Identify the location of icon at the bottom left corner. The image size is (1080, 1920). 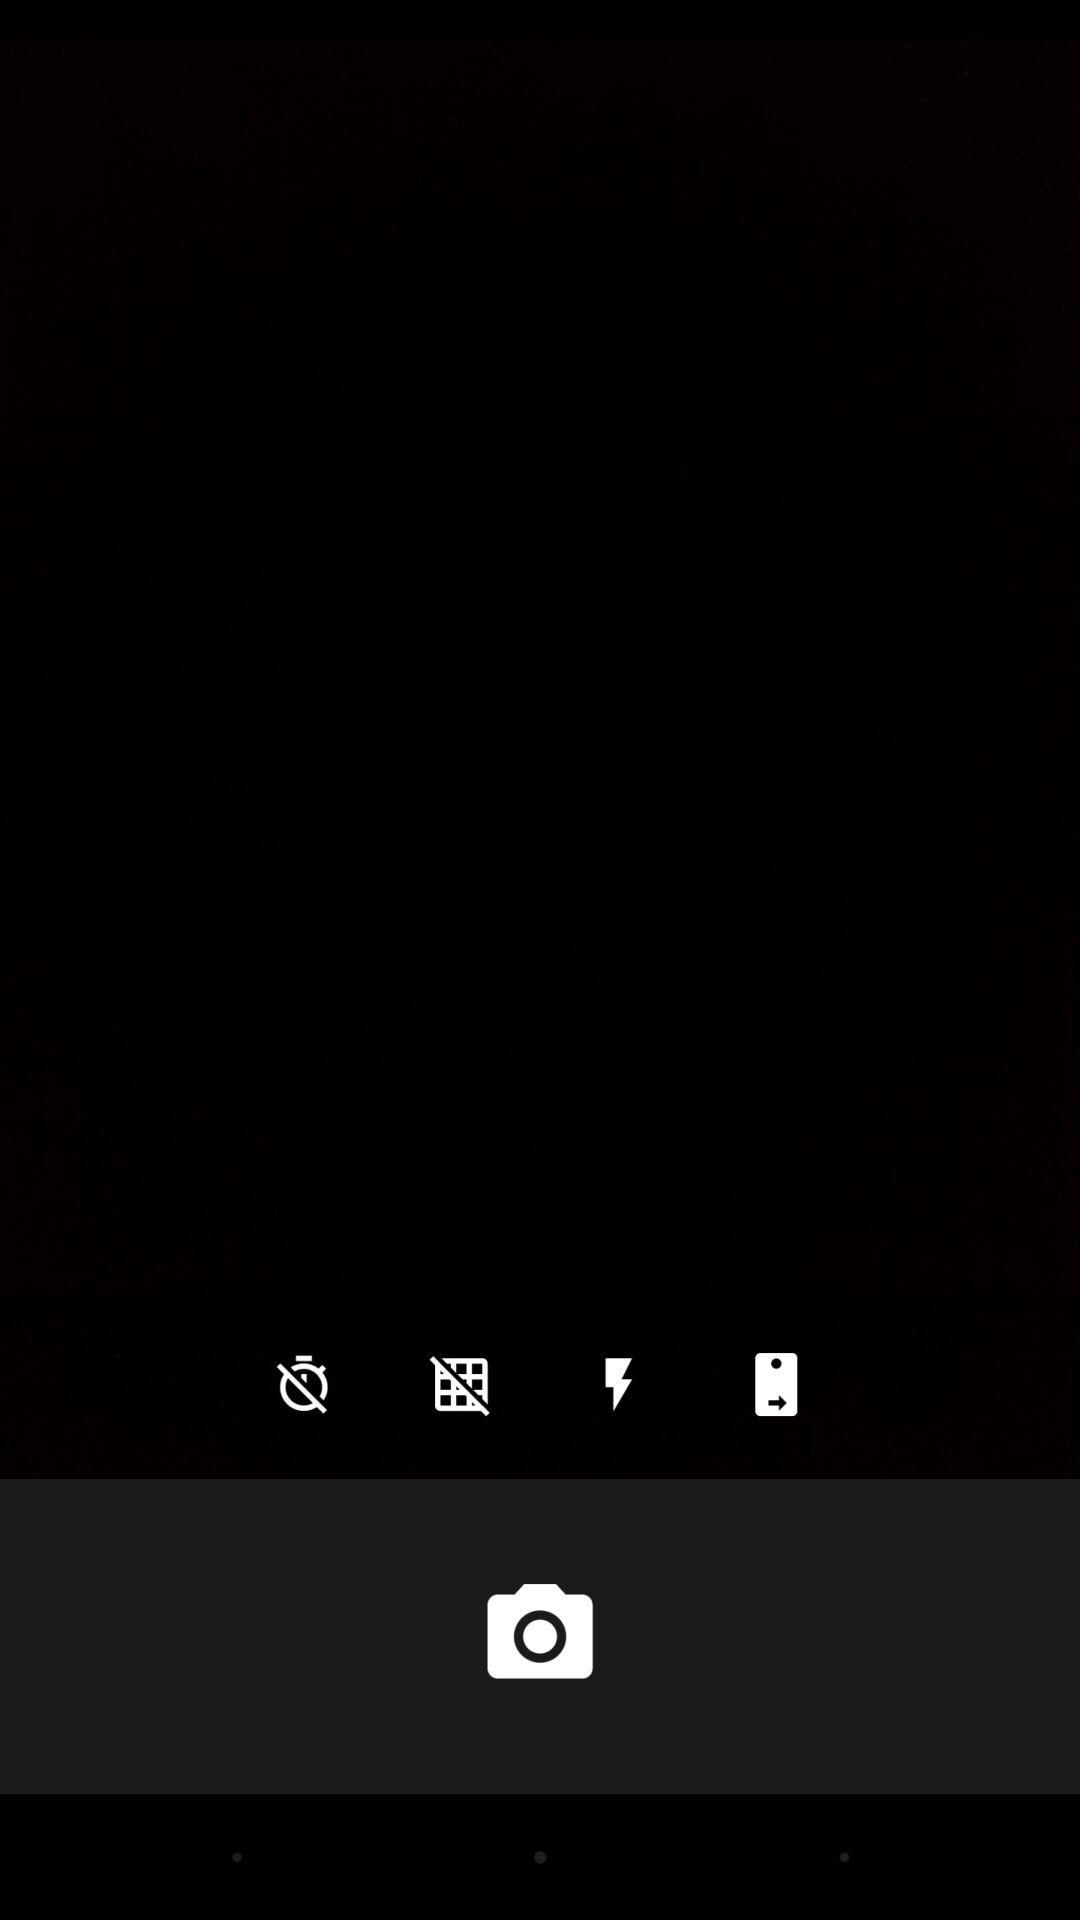
(303, 1383).